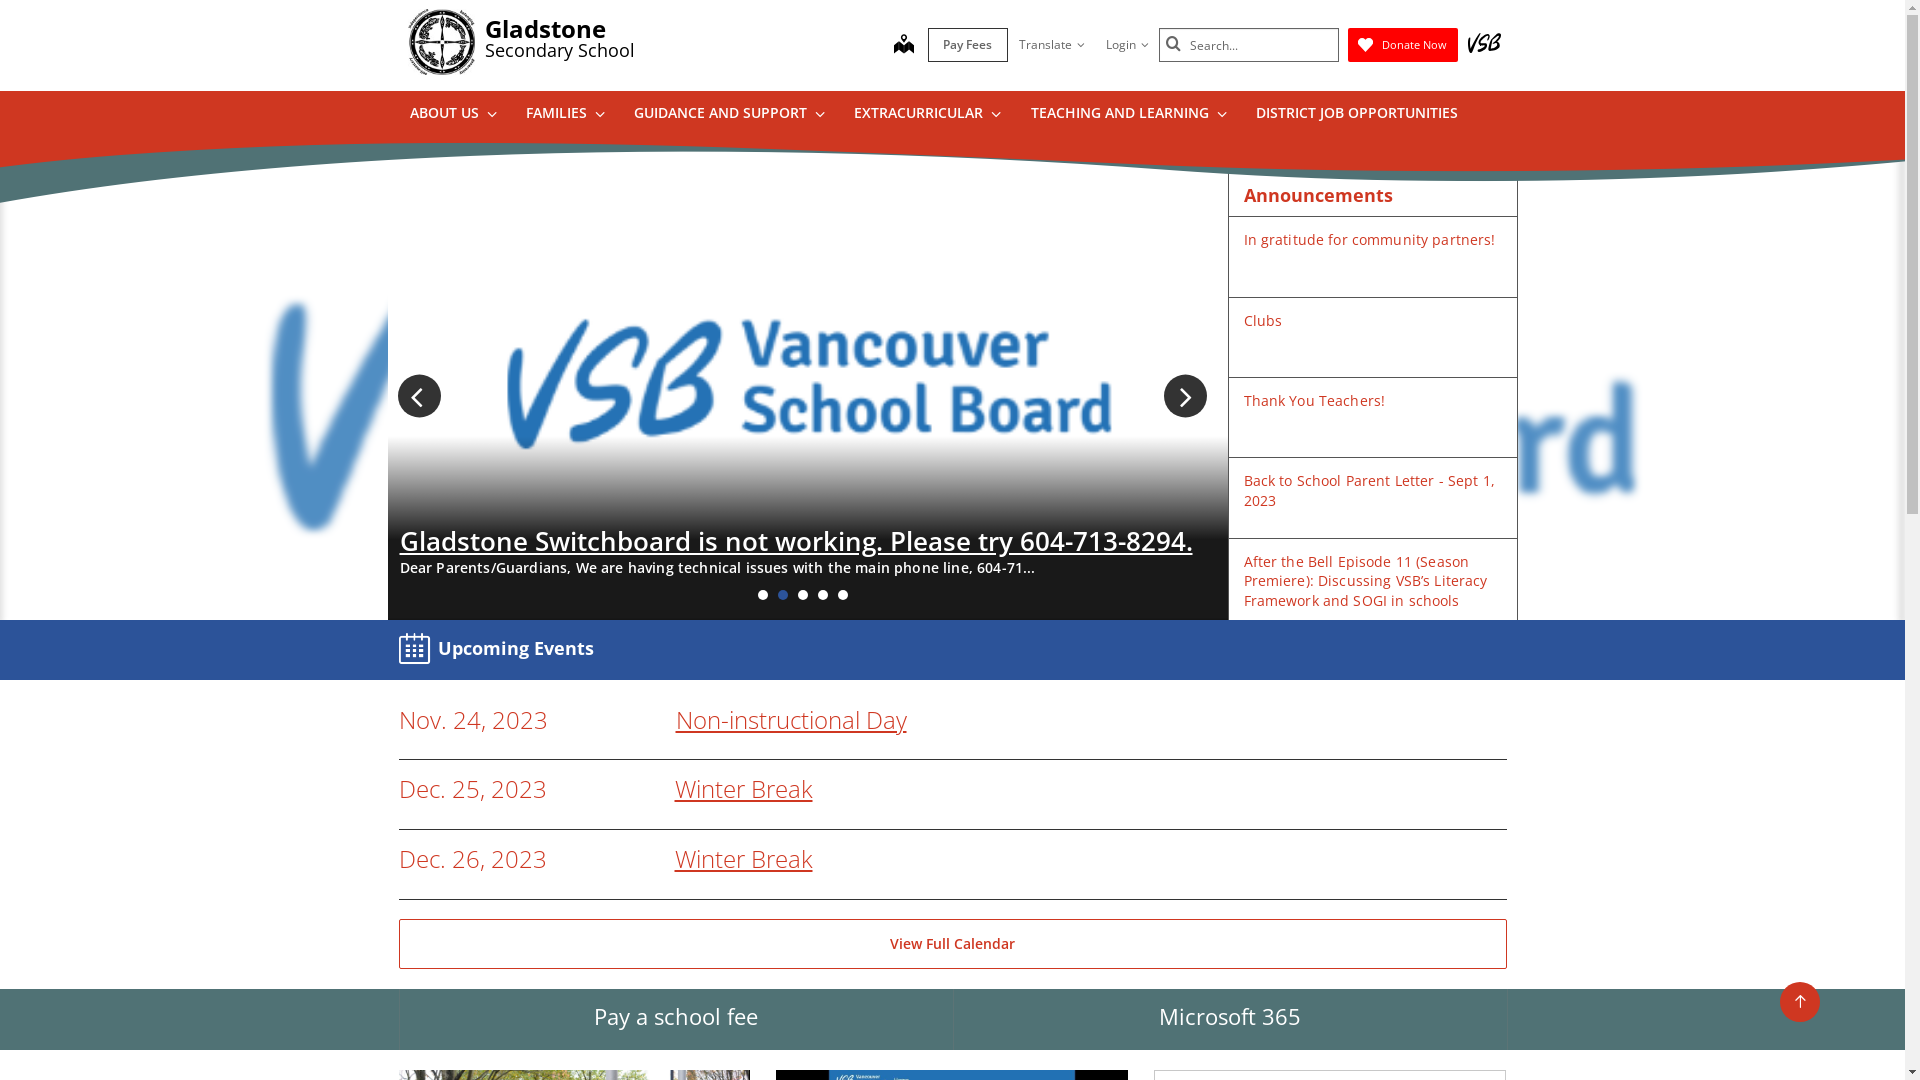  What do you see at coordinates (470, 858) in the screenshot?
I see `'Dec. 26, 2023'` at bounding box center [470, 858].